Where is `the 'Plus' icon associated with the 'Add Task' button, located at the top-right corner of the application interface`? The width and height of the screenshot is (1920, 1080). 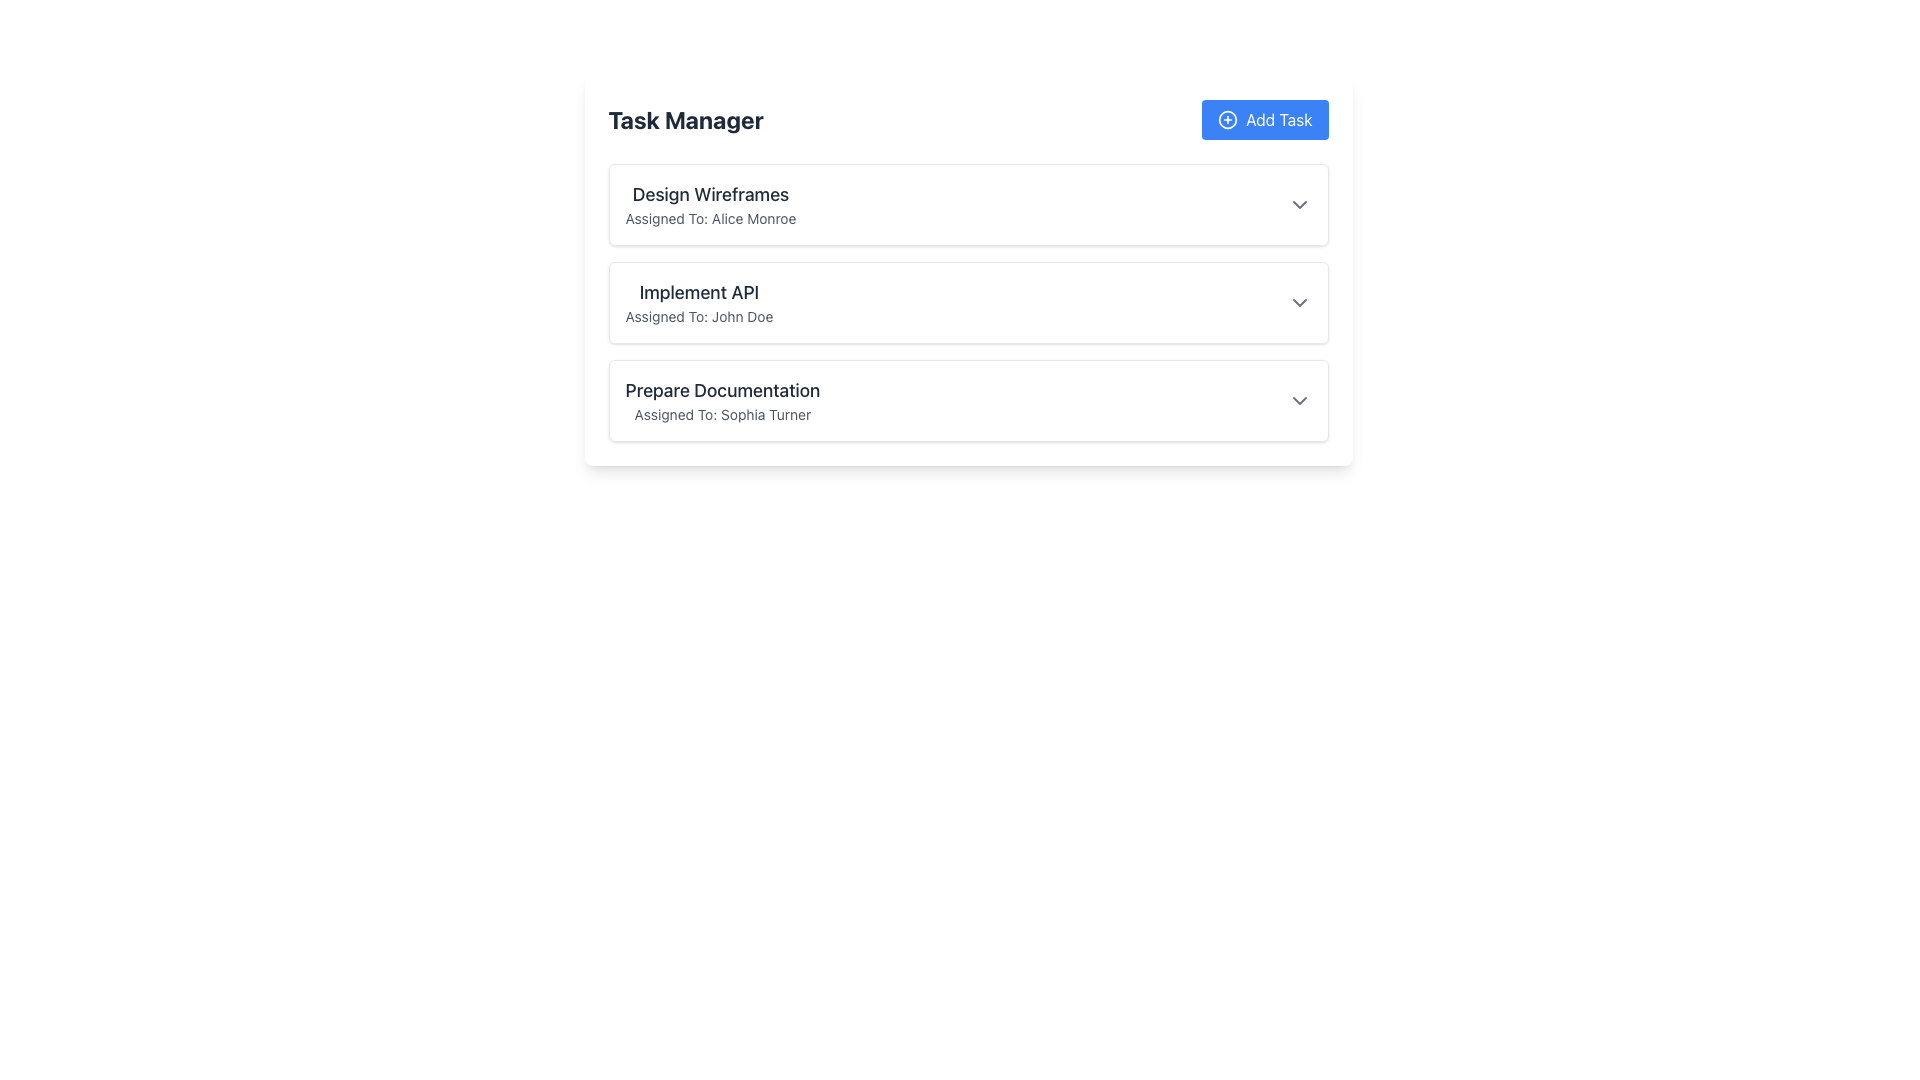
the 'Plus' icon associated with the 'Add Task' button, located at the top-right corner of the application interface is located at coordinates (1227, 119).